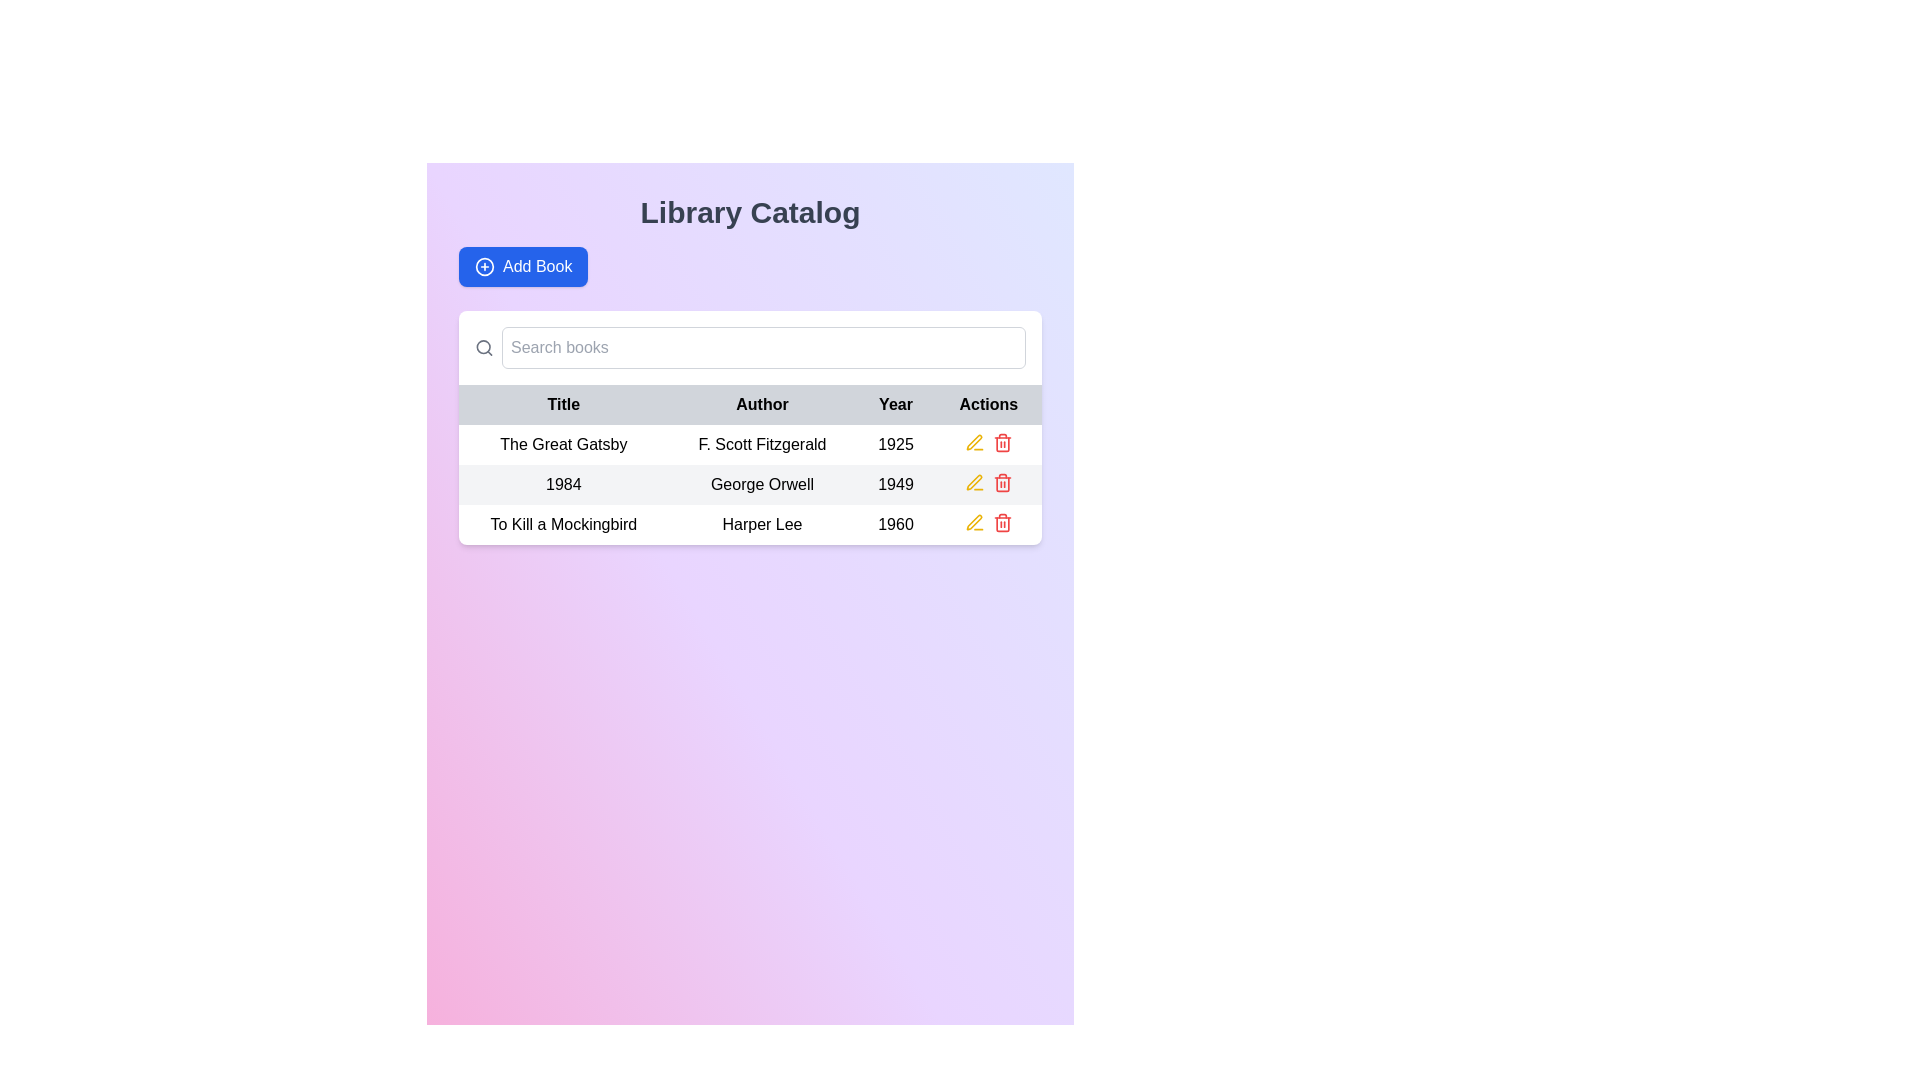 The image size is (1920, 1080). I want to click on title, author, and publication year of the book entry for '1984' by 'George Orwell', published in '1949', located in the second row of the book list table, so click(749, 485).